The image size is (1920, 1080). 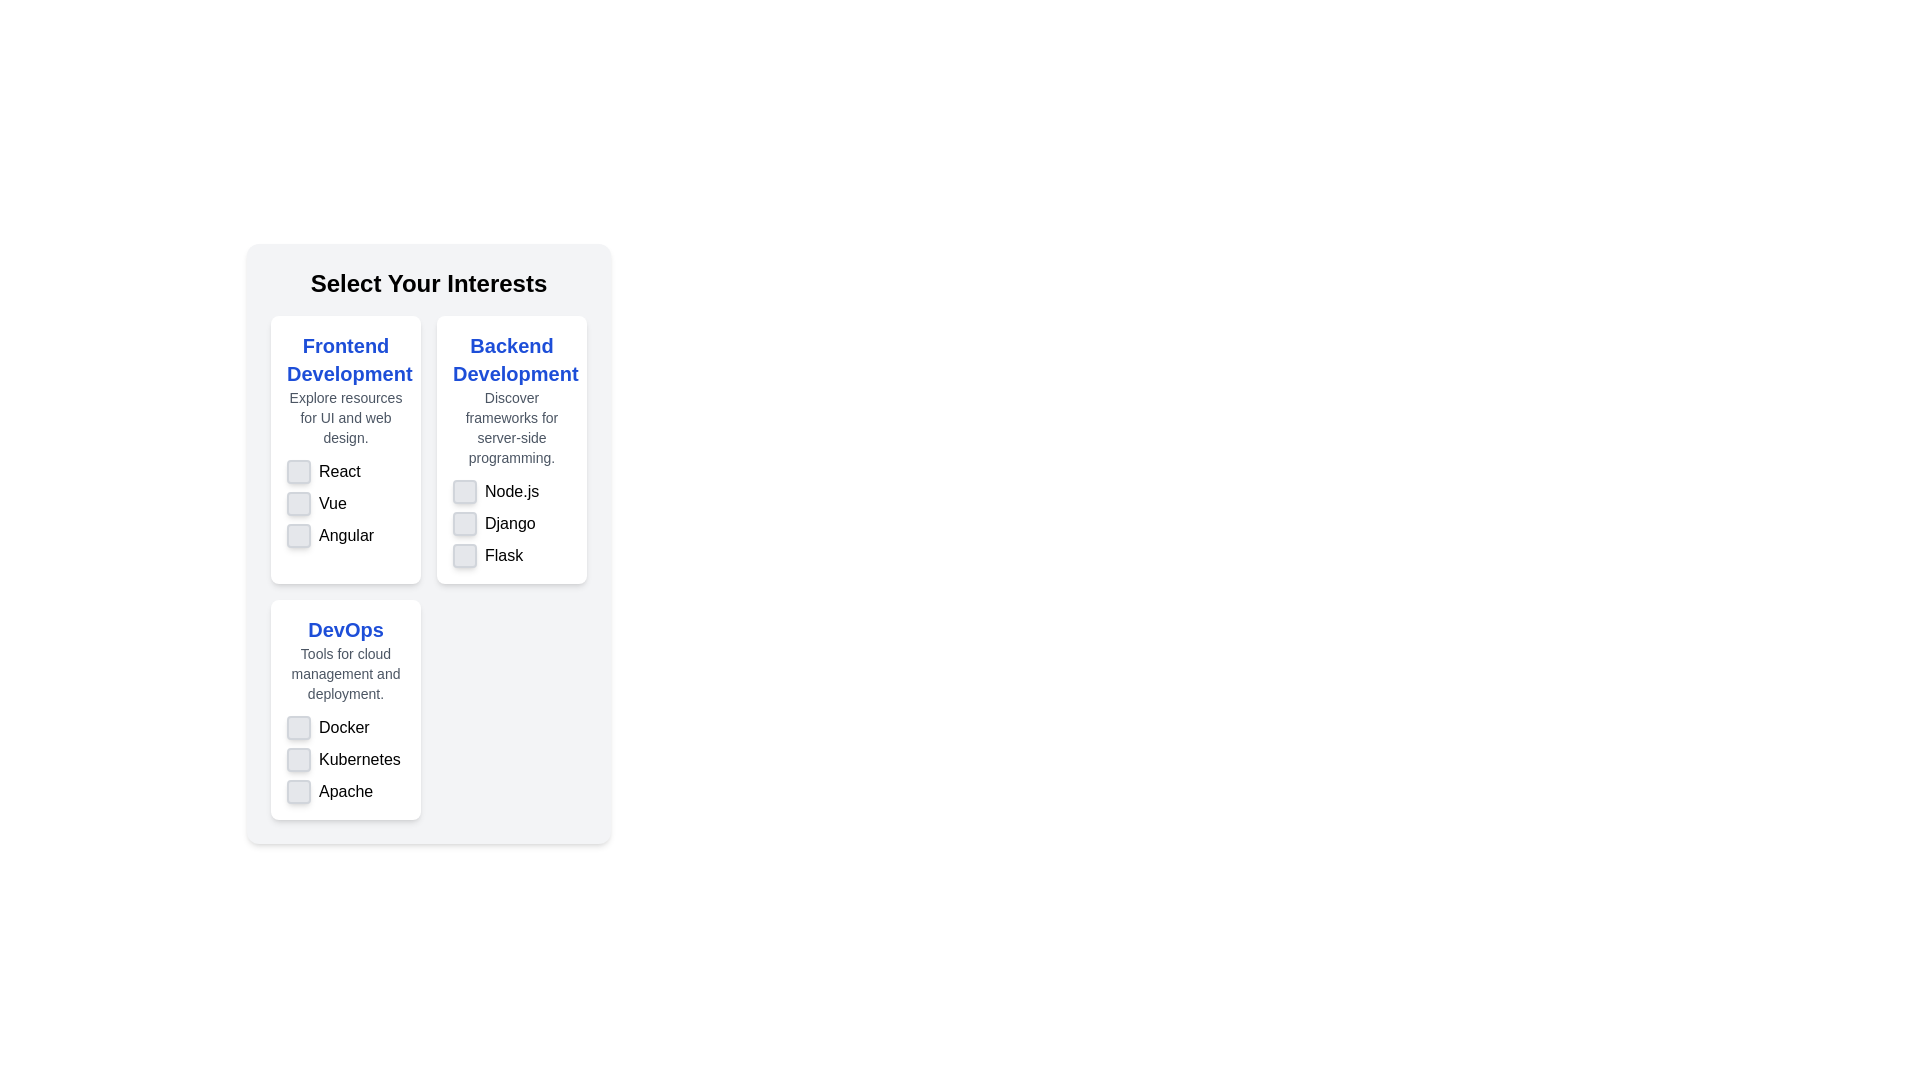 What do you see at coordinates (345, 503) in the screenshot?
I see `the 'Vue' checkbox` at bounding box center [345, 503].